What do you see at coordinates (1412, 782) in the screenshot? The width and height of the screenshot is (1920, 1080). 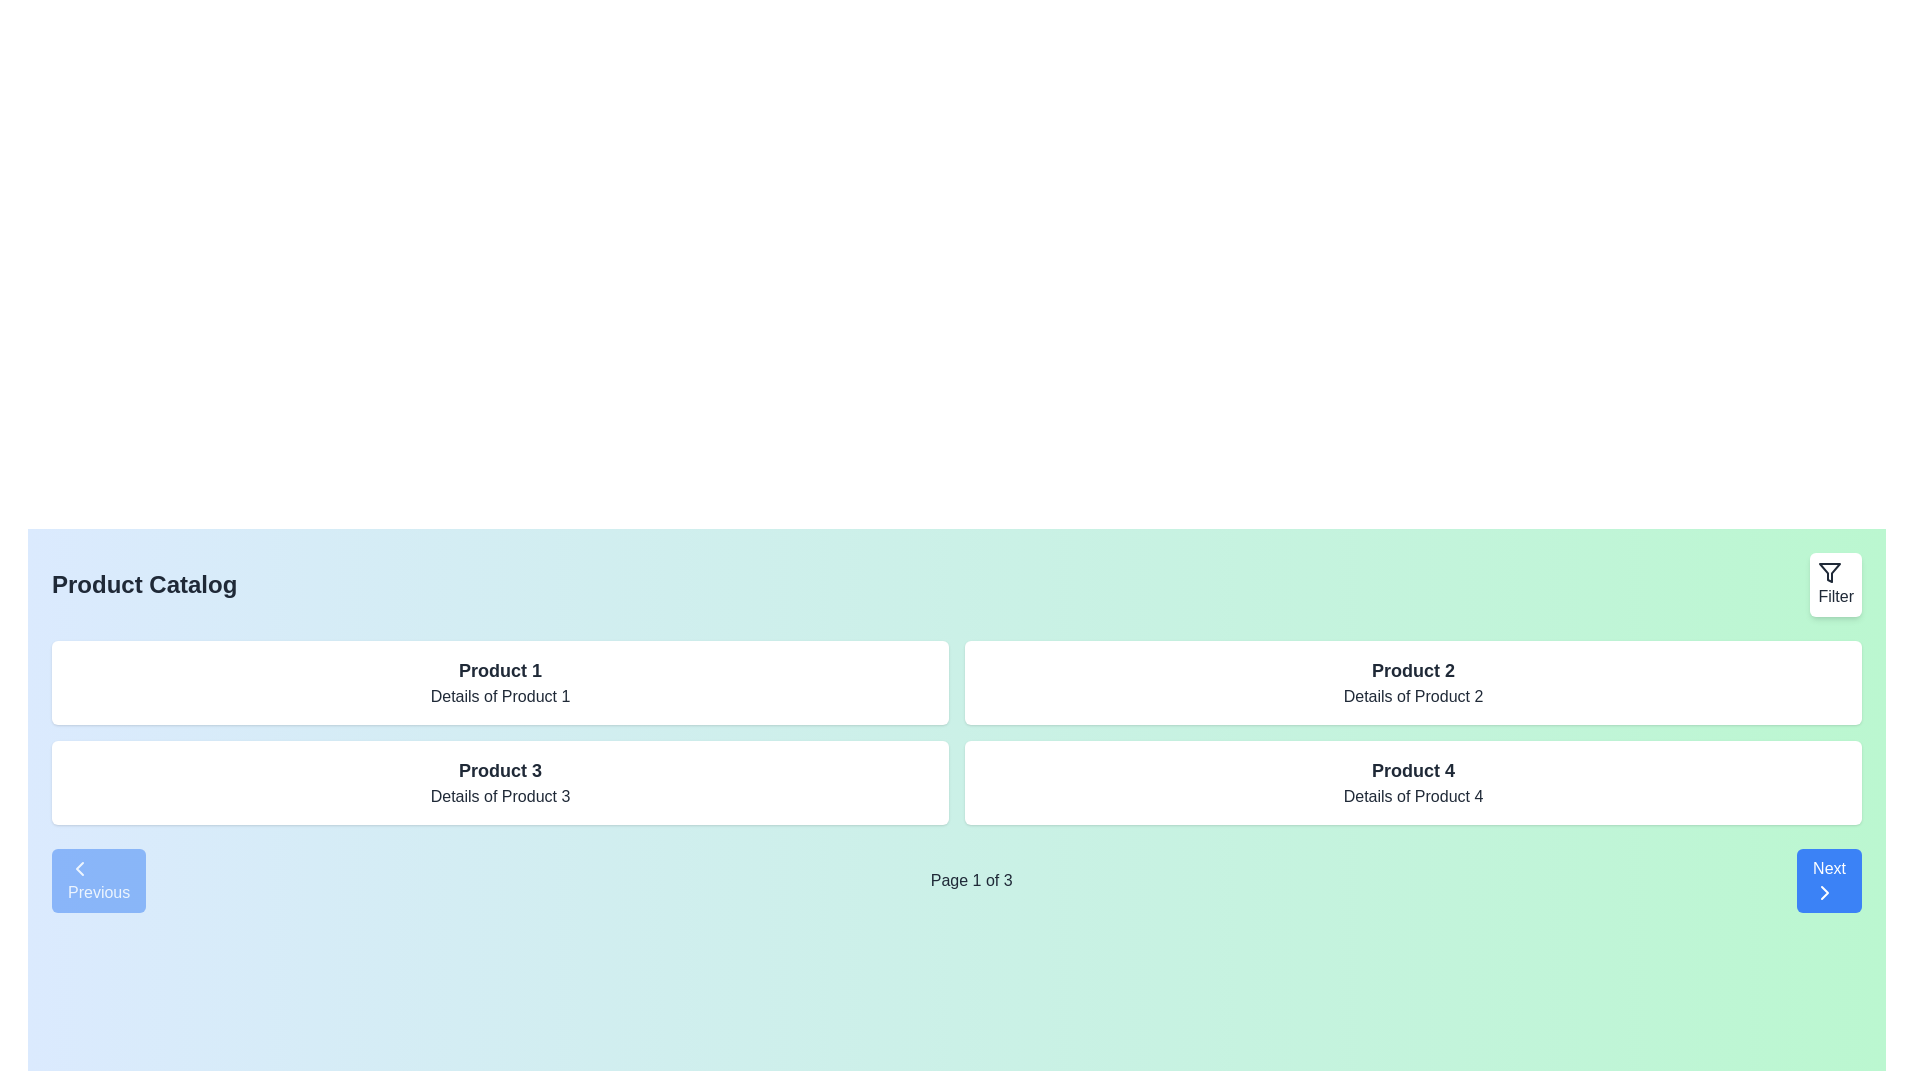 I see `text content of the Card component located in the bottom-right grid cell of the layout, which presents a product overview` at bounding box center [1412, 782].